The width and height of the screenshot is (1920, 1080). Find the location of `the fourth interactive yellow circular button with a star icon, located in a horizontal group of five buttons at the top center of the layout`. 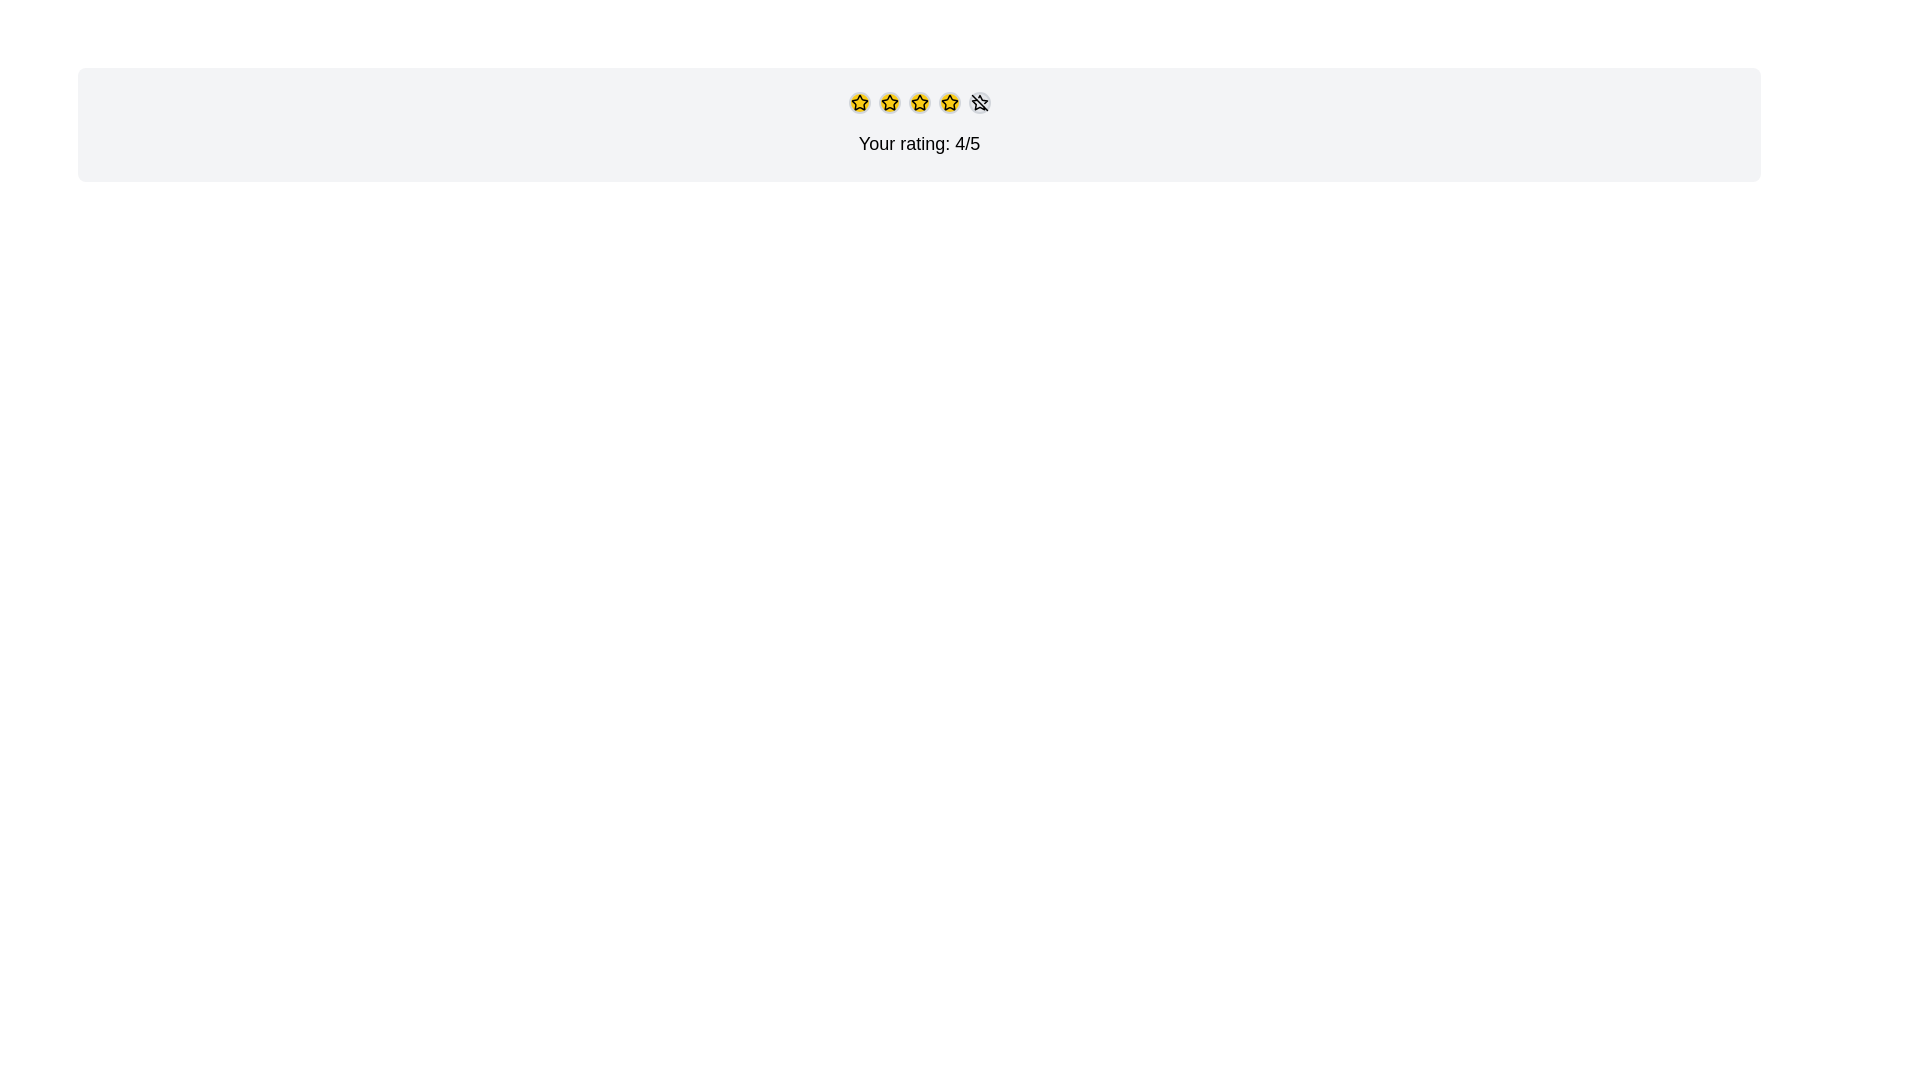

the fourth interactive yellow circular button with a star icon, located in a horizontal group of five buttons at the top center of the layout is located at coordinates (948, 103).